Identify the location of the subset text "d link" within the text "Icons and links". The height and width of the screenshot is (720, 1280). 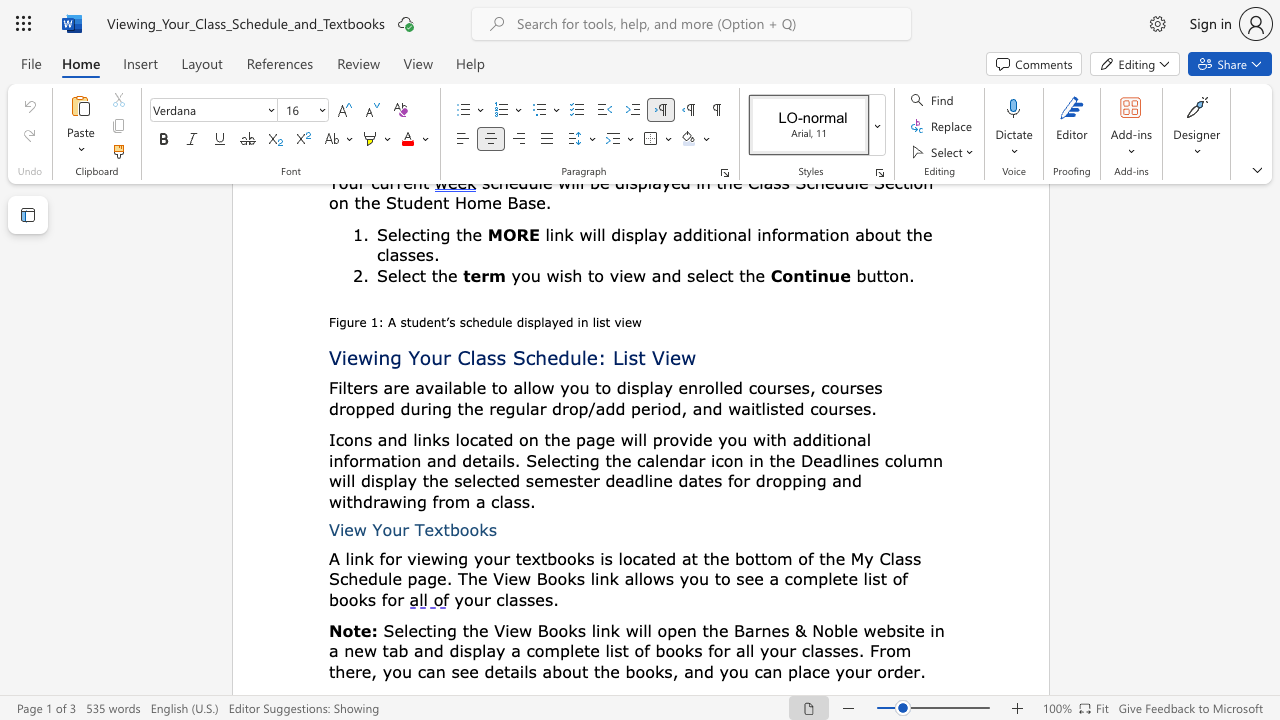
(397, 438).